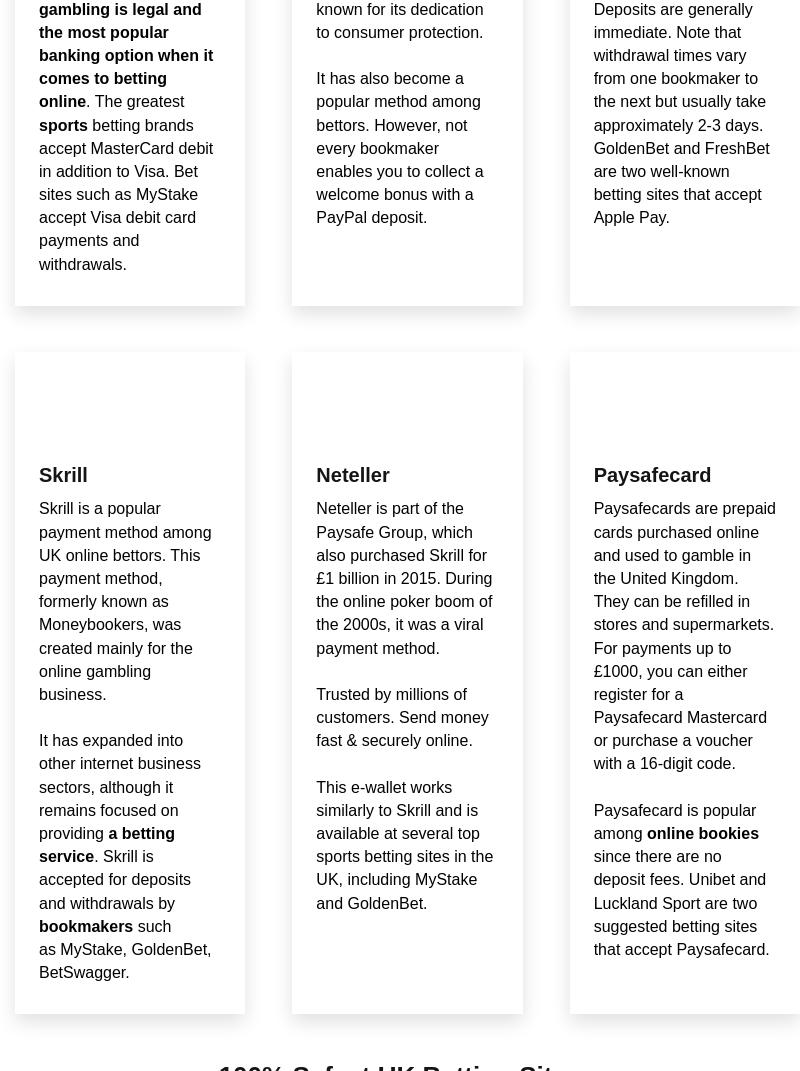  I want to click on 'Skrill', so click(62, 473).